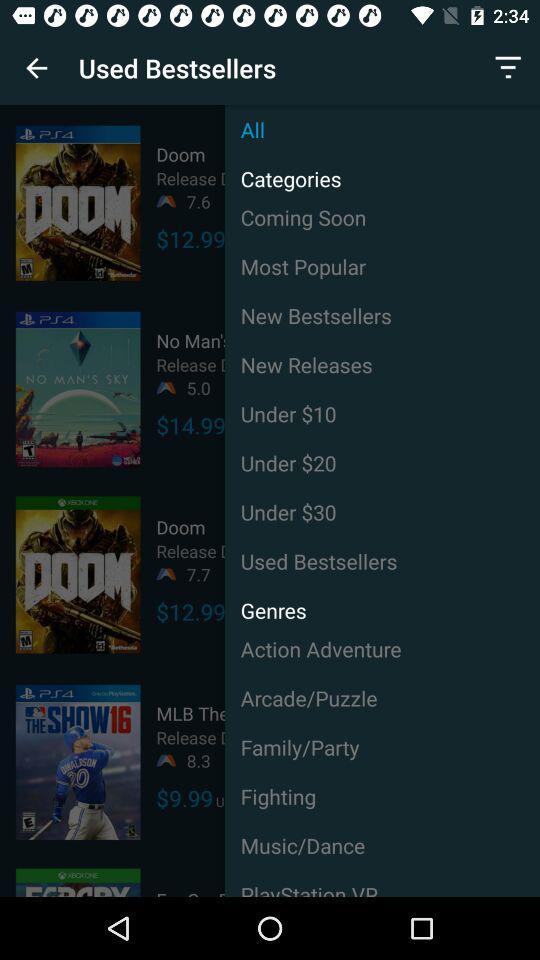 Image resolution: width=540 pixels, height=960 pixels. I want to click on the categories item, so click(282, 172).